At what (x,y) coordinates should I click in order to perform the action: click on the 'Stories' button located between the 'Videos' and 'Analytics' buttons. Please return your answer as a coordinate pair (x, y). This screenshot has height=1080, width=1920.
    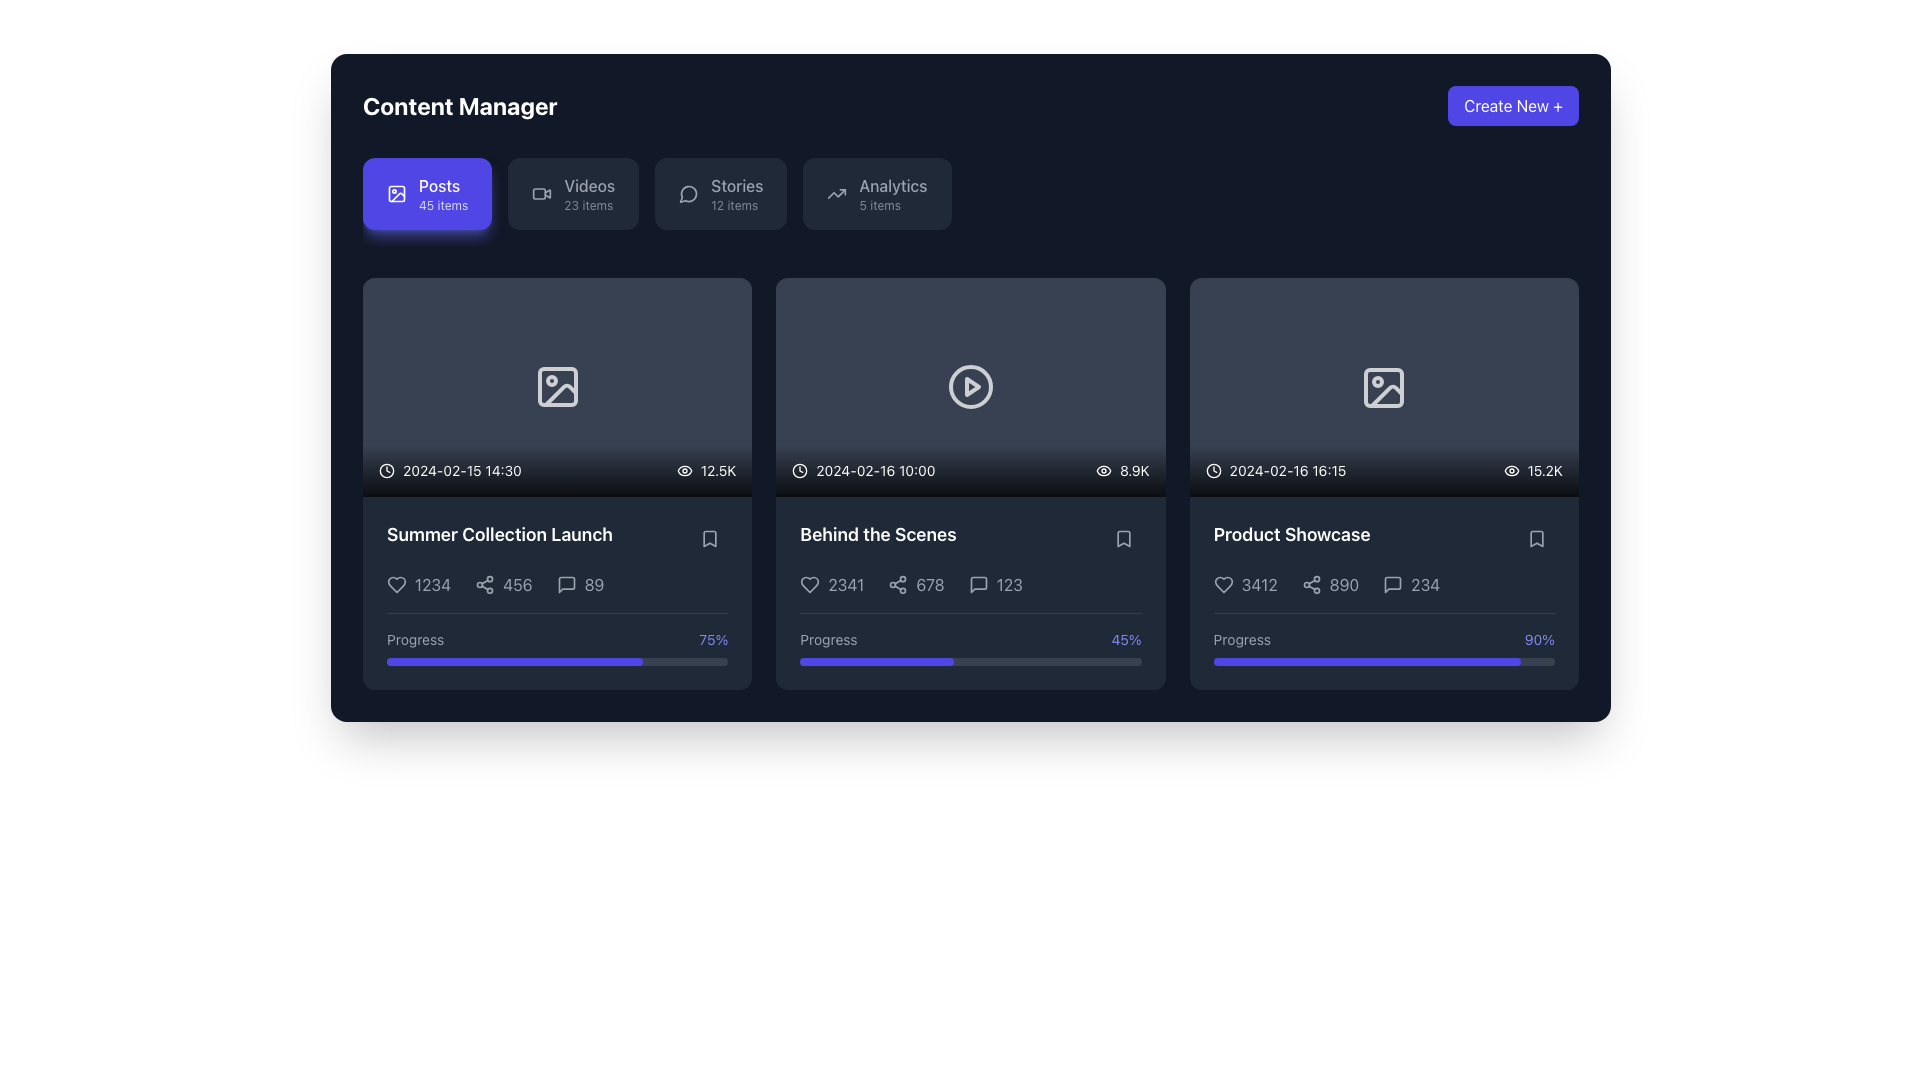
    Looking at the image, I should click on (720, 193).